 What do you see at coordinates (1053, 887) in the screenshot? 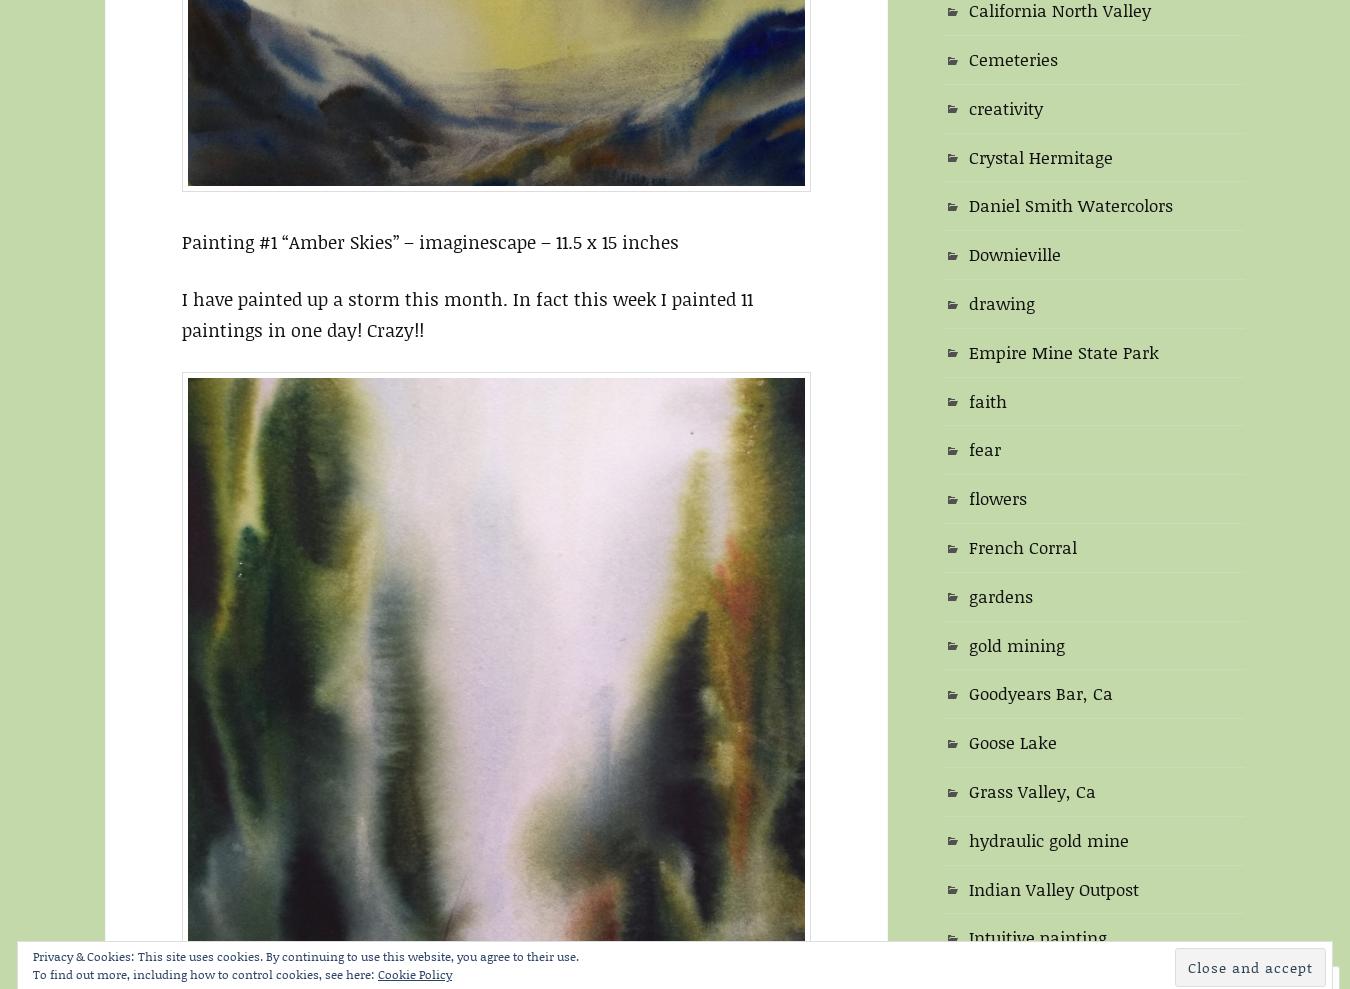
I see `'Indian Valley Outpost'` at bounding box center [1053, 887].